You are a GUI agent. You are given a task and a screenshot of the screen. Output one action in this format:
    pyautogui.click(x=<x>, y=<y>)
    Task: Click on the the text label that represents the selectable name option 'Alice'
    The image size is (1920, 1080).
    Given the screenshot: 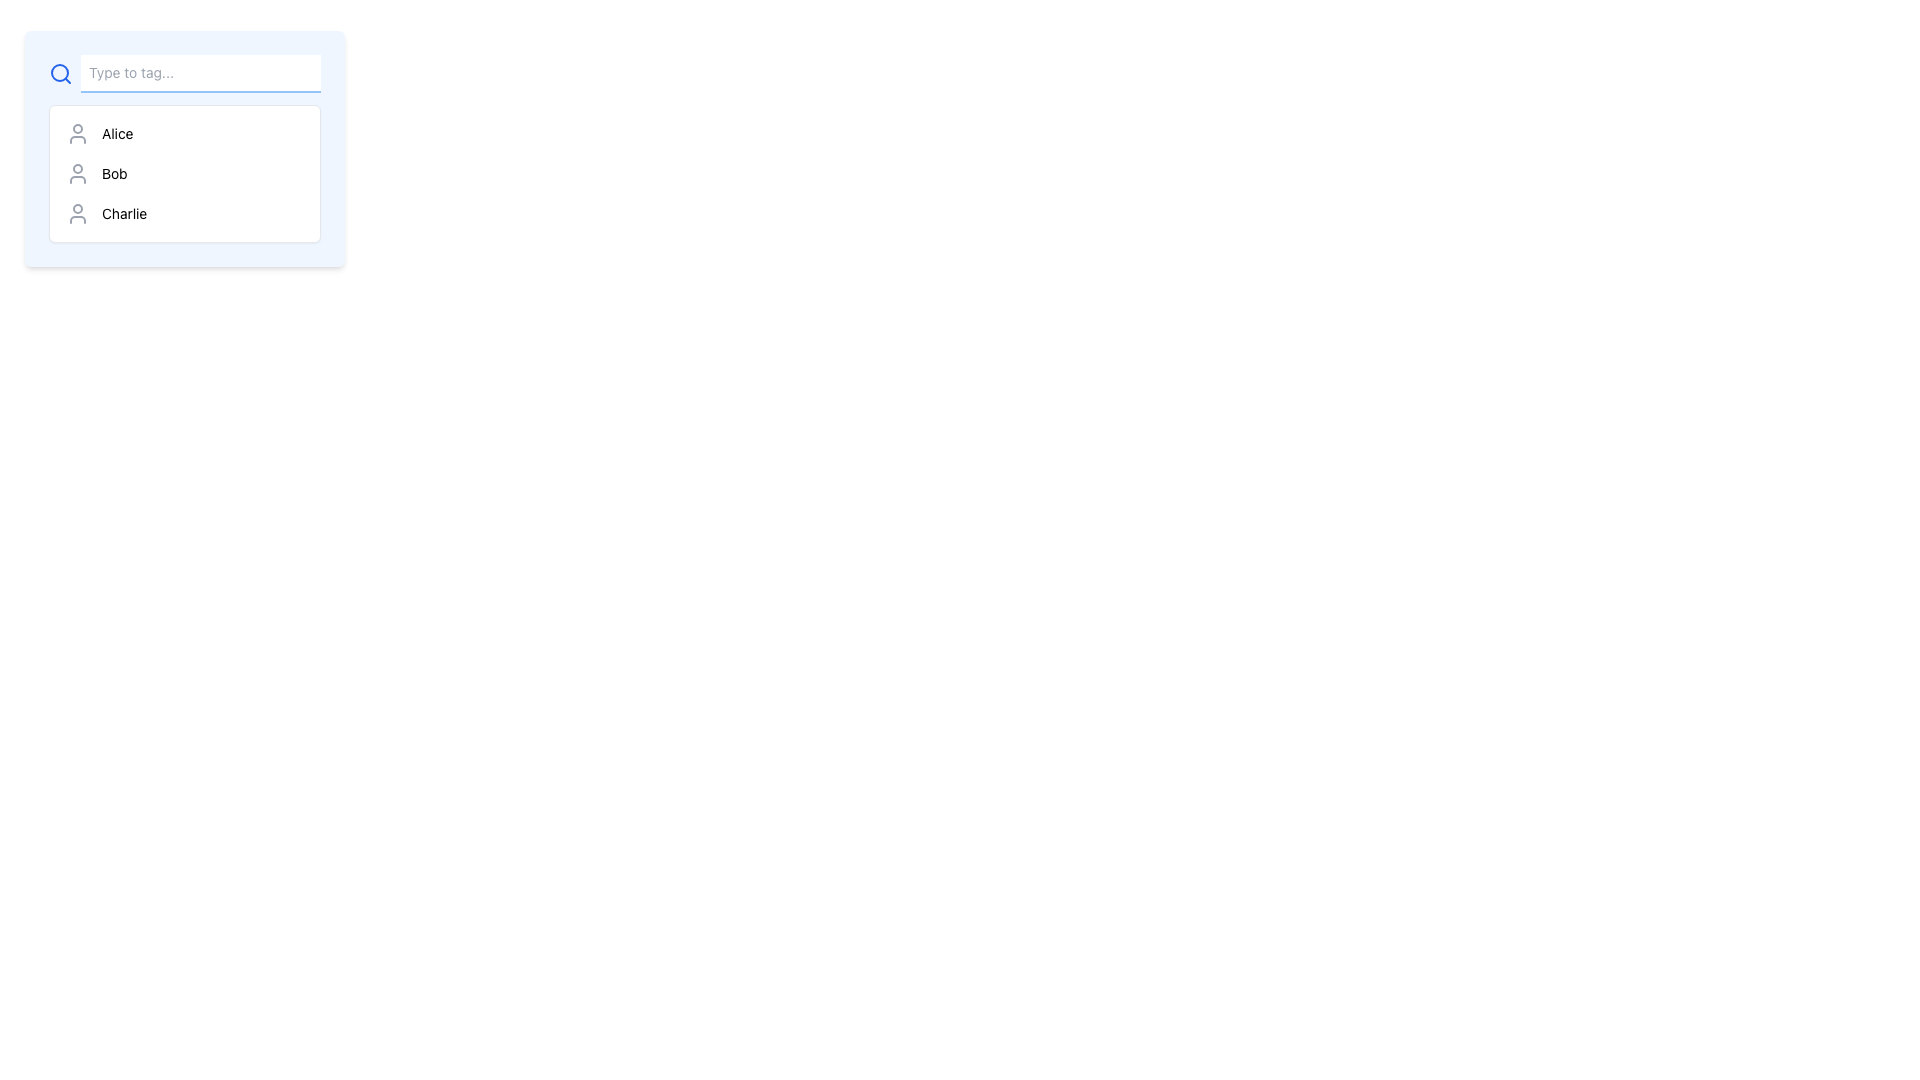 What is the action you would take?
    pyautogui.click(x=116, y=134)
    